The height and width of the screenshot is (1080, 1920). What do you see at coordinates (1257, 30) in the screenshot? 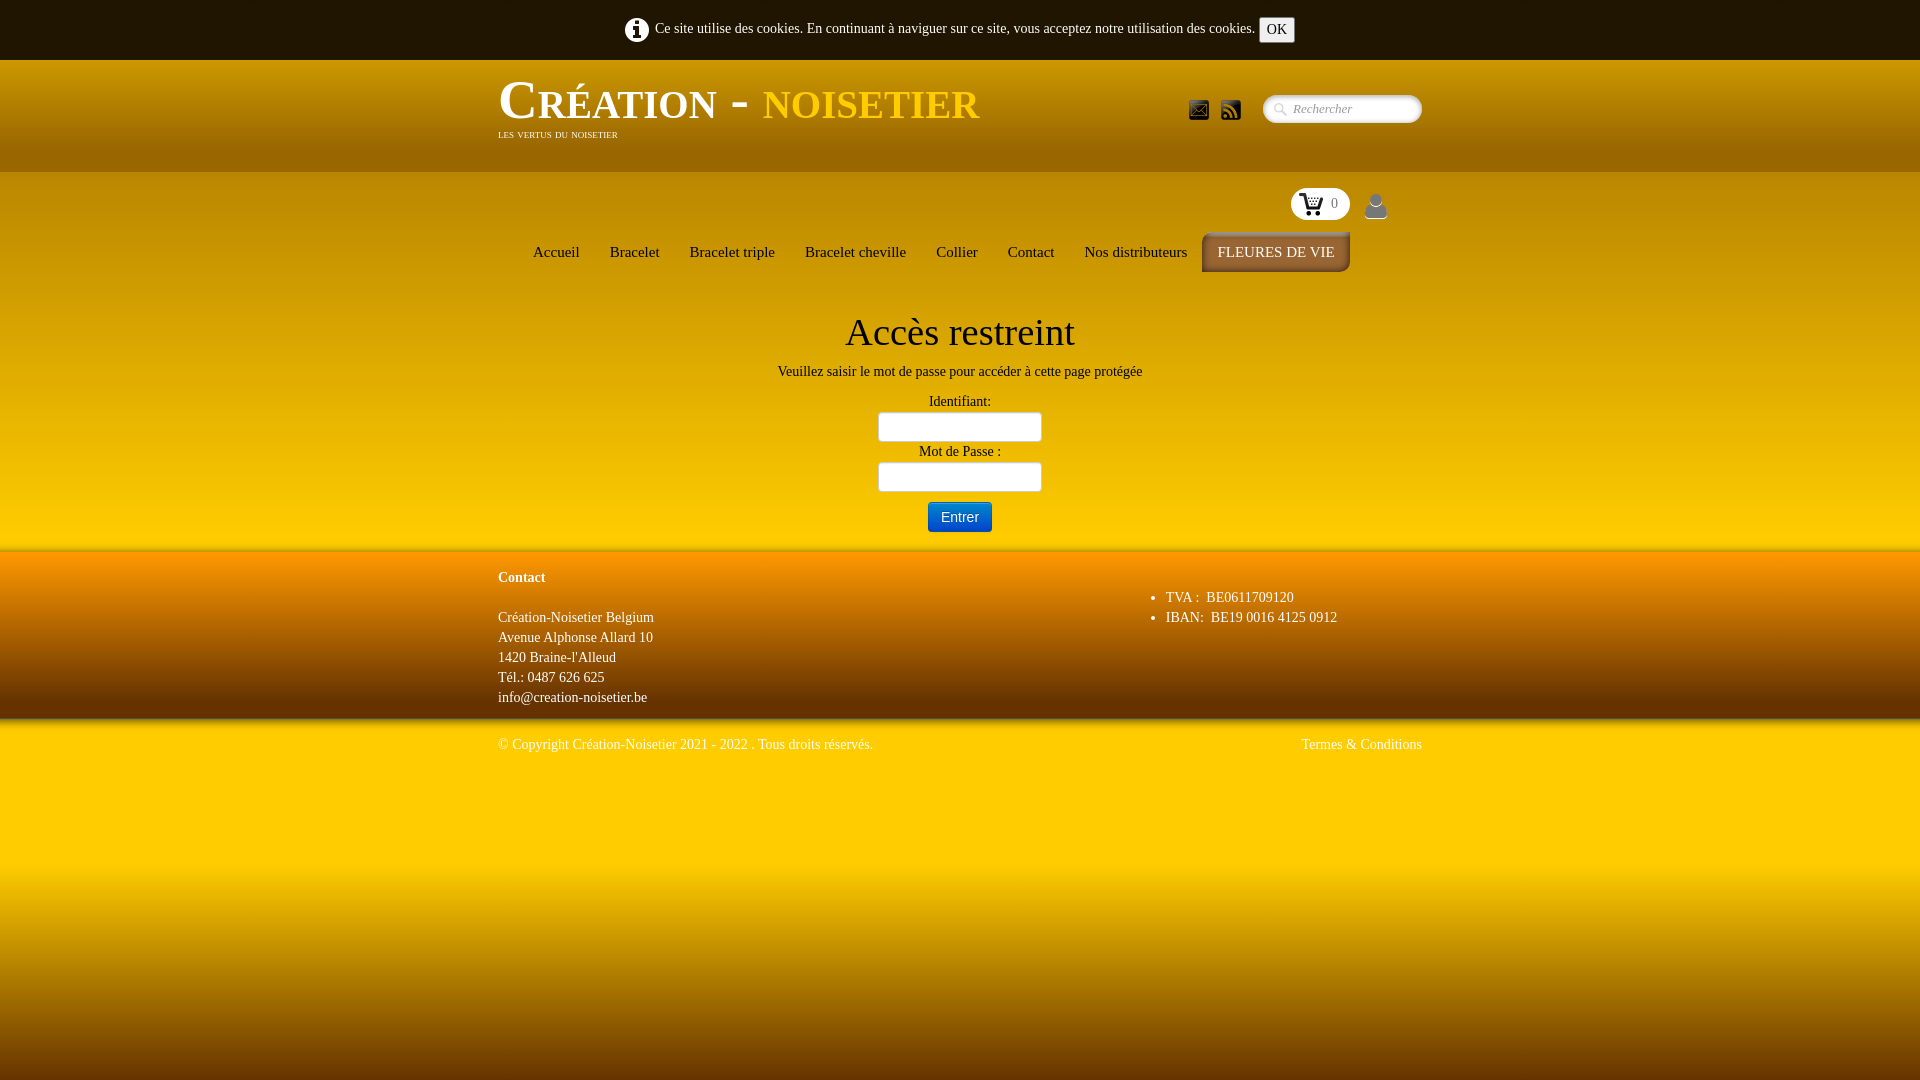
I see `'OK'` at bounding box center [1257, 30].